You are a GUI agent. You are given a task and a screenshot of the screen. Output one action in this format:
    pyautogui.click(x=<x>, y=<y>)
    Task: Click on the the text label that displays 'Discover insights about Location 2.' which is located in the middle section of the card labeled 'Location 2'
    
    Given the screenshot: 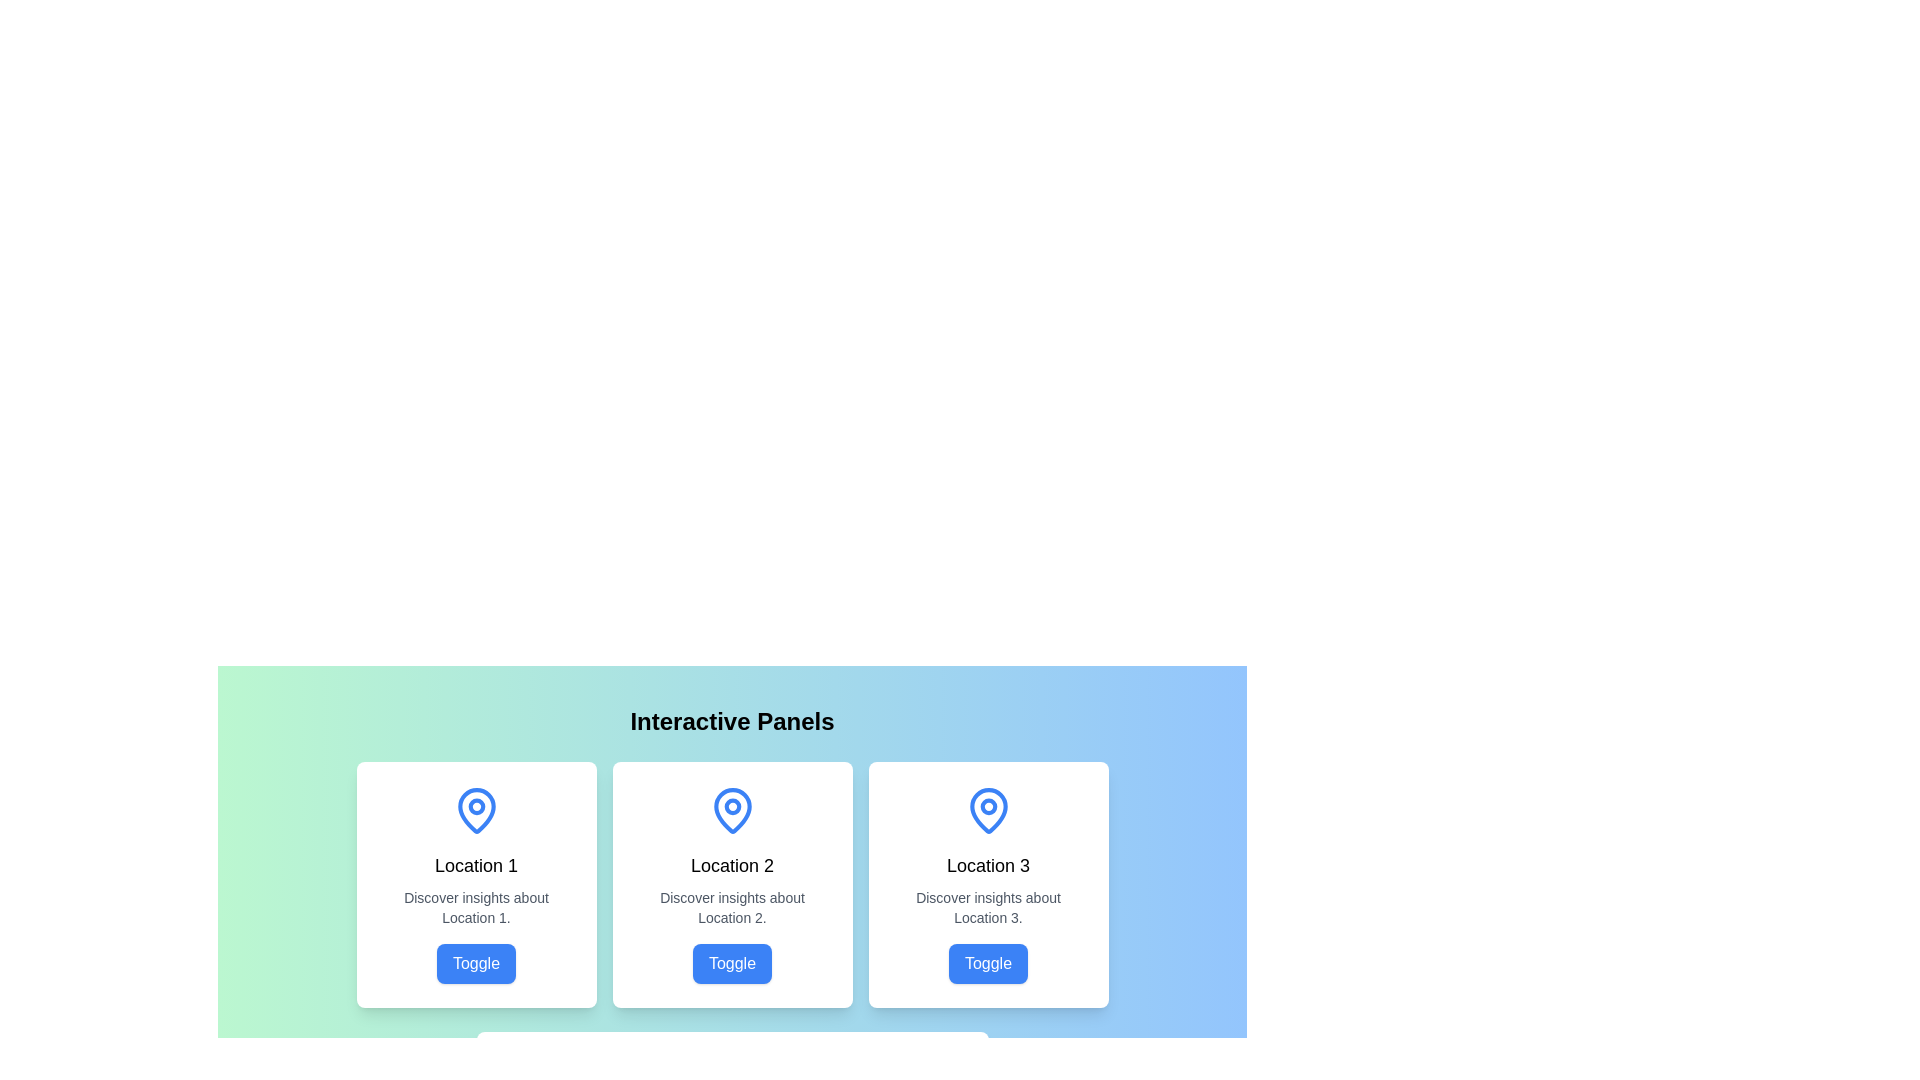 What is the action you would take?
    pyautogui.click(x=731, y=907)
    